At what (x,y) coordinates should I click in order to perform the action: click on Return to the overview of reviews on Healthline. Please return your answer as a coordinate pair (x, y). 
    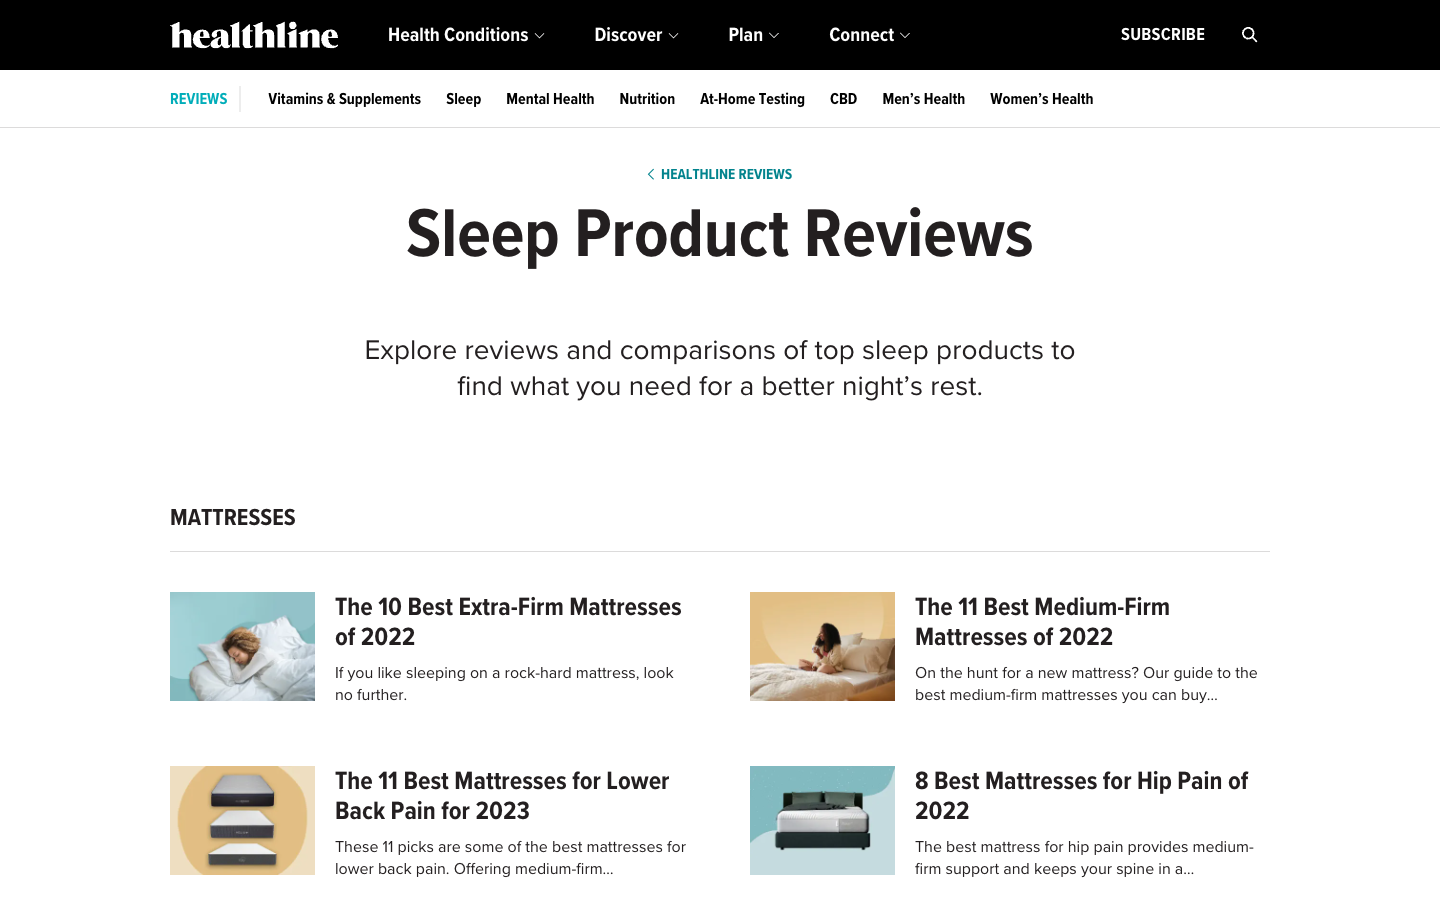
    Looking at the image, I should click on (720, 174).